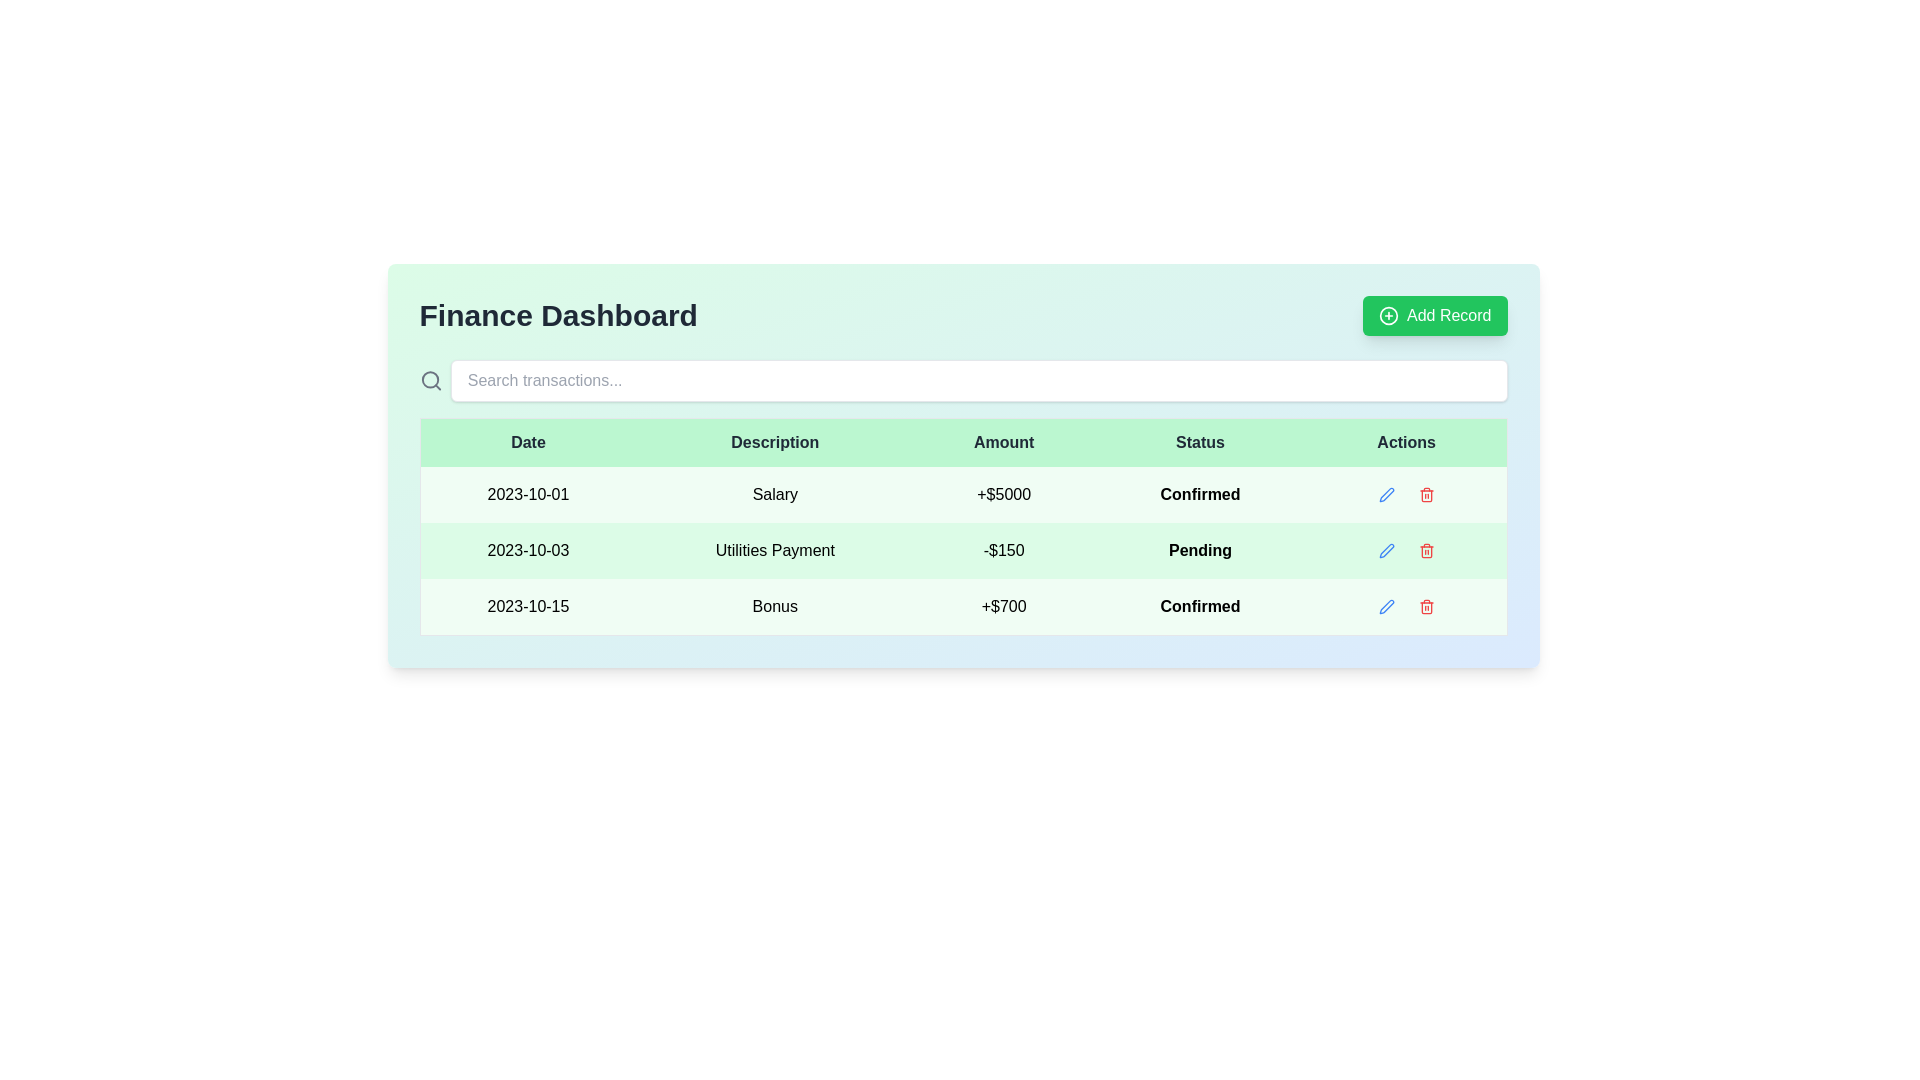 The width and height of the screenshot is (1920, 1080). Describe the element at coordinates (429, 380) in the screenshot. I see `the circular search icon resembling a magnifying glass, which is located to the left of the search input box in the interface header` at that location.